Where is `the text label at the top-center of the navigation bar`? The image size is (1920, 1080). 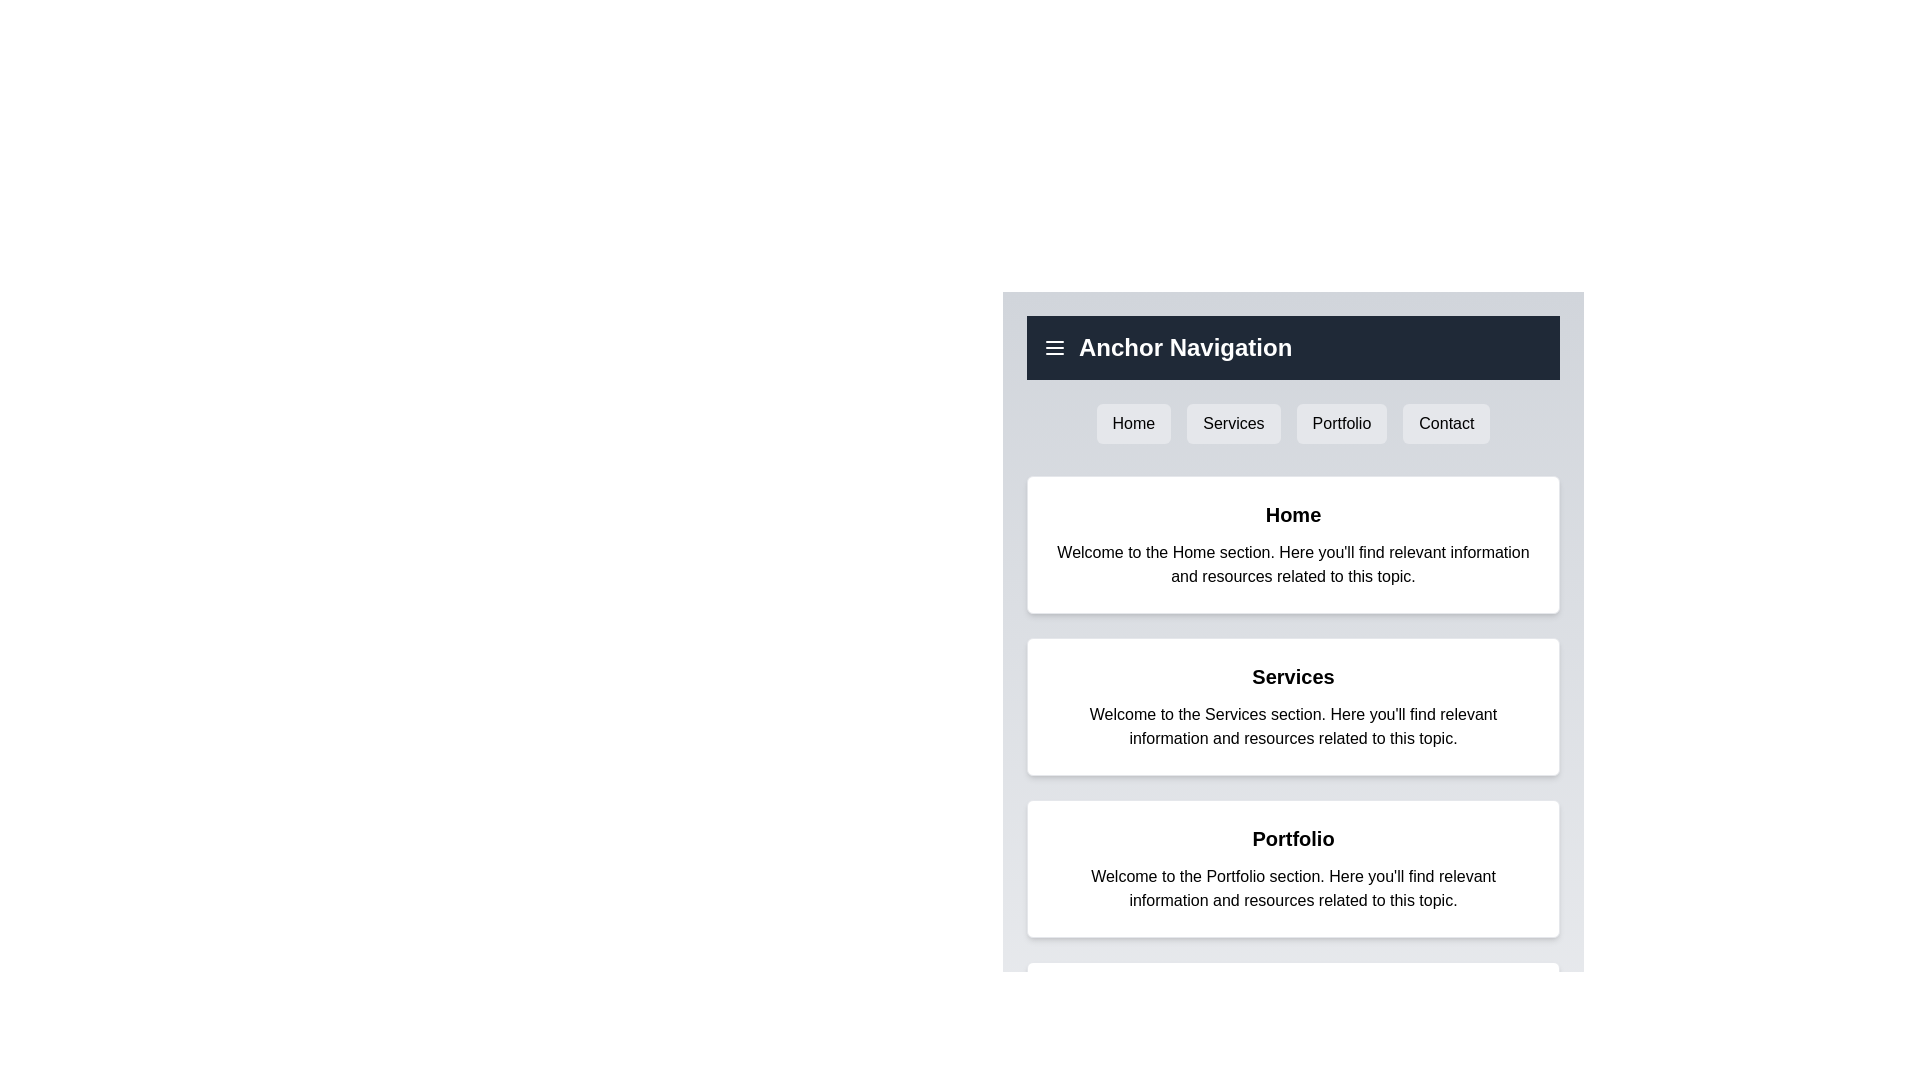
the text label at the top-center of the navigation bar is located at coordinates (1185, 346).